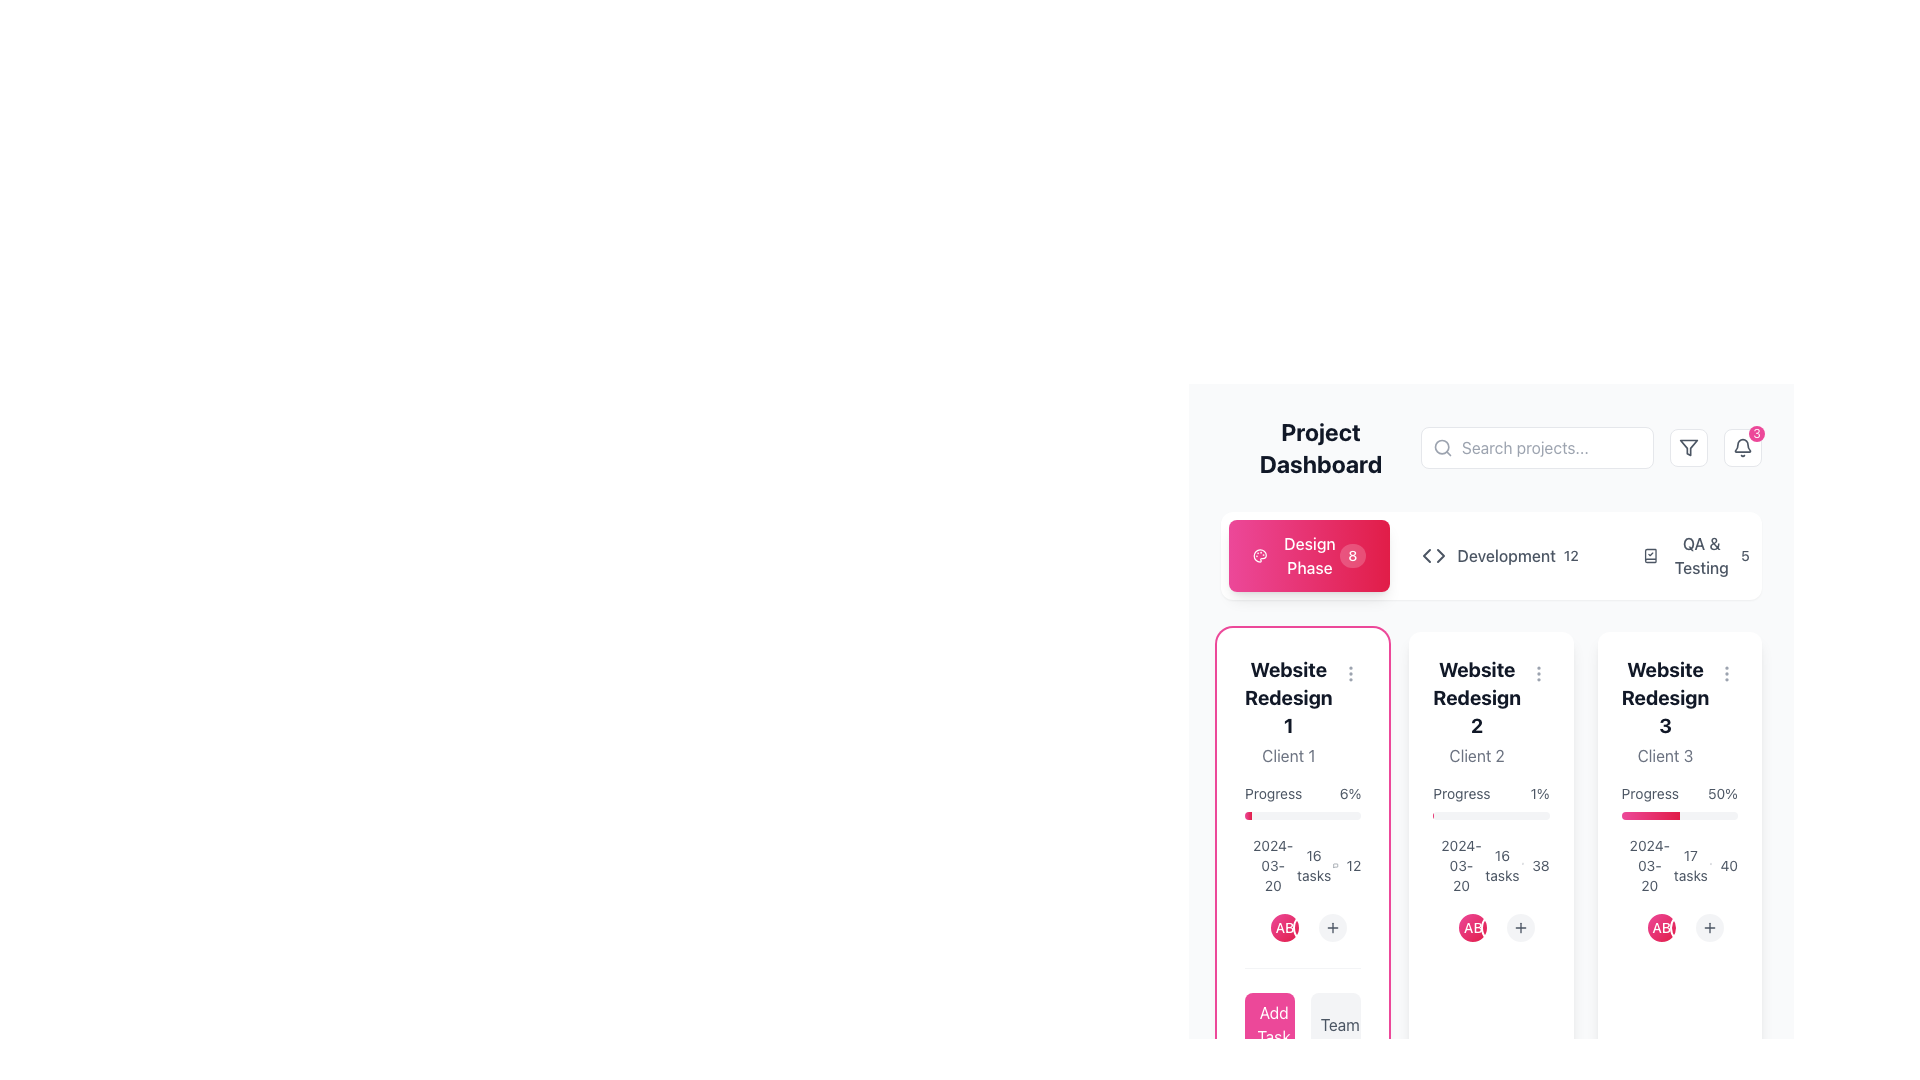  What do you see at coordinates (1258, 865) in the screenshot?
I see `the date text label '2024-03-20' which is styled with a gray font and located next to the calendar icon within the card titled 'Website Redesign 1'` at bounding box center [1258, 865].